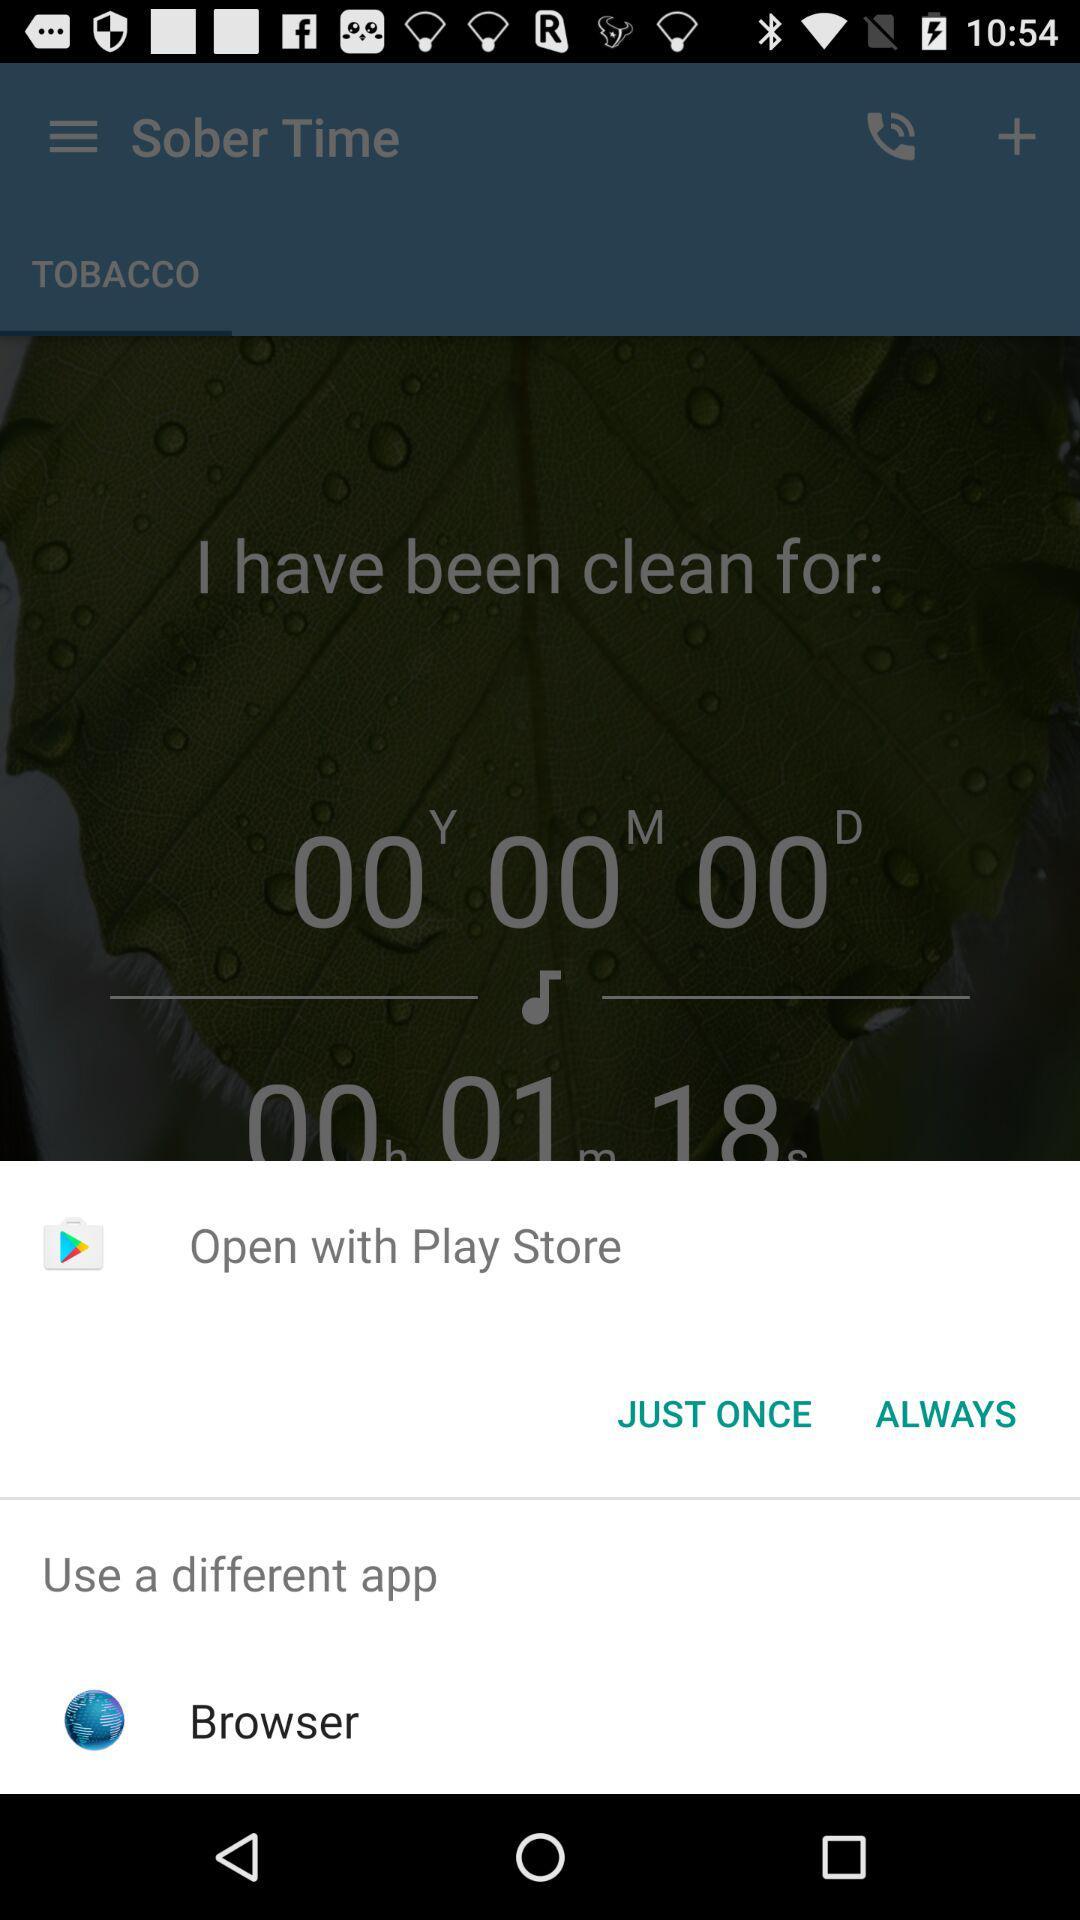 The image size is (1080, 1920). Describe the element at coordinates (945, 1411) in the screenshot. I see `item at the bottom right corner` at that location.